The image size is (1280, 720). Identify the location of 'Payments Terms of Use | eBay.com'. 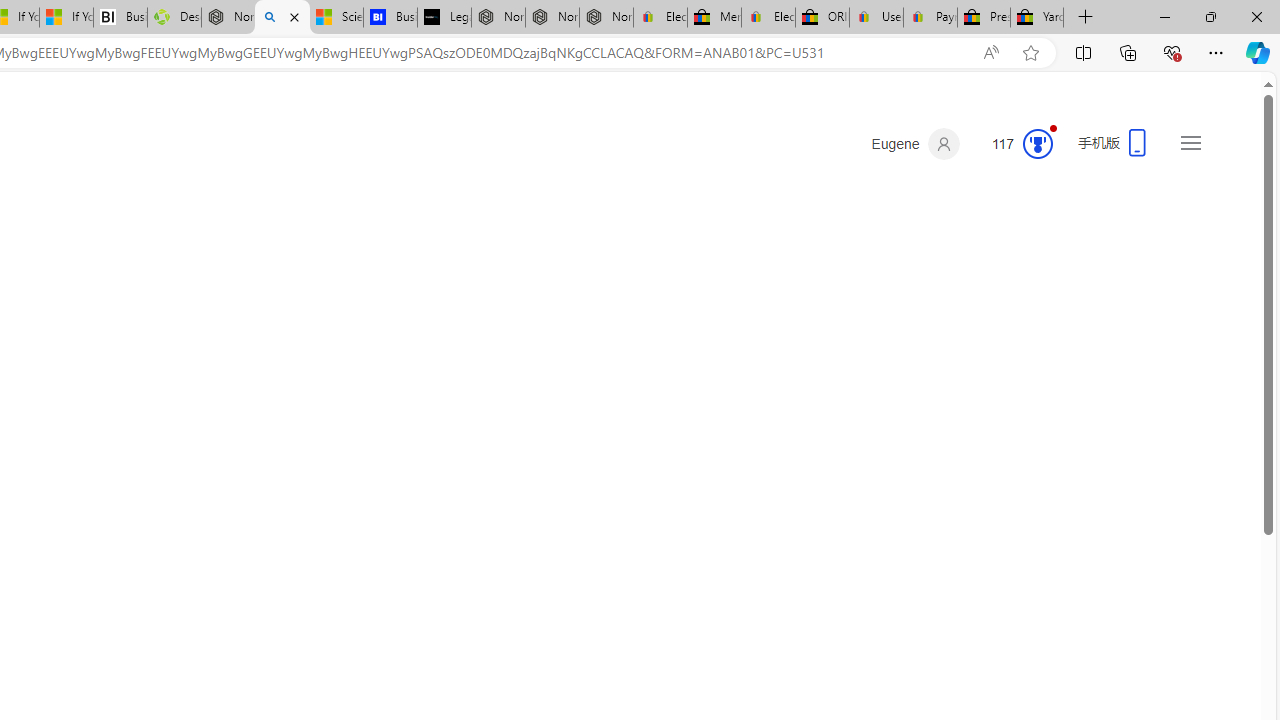
(929, 17).